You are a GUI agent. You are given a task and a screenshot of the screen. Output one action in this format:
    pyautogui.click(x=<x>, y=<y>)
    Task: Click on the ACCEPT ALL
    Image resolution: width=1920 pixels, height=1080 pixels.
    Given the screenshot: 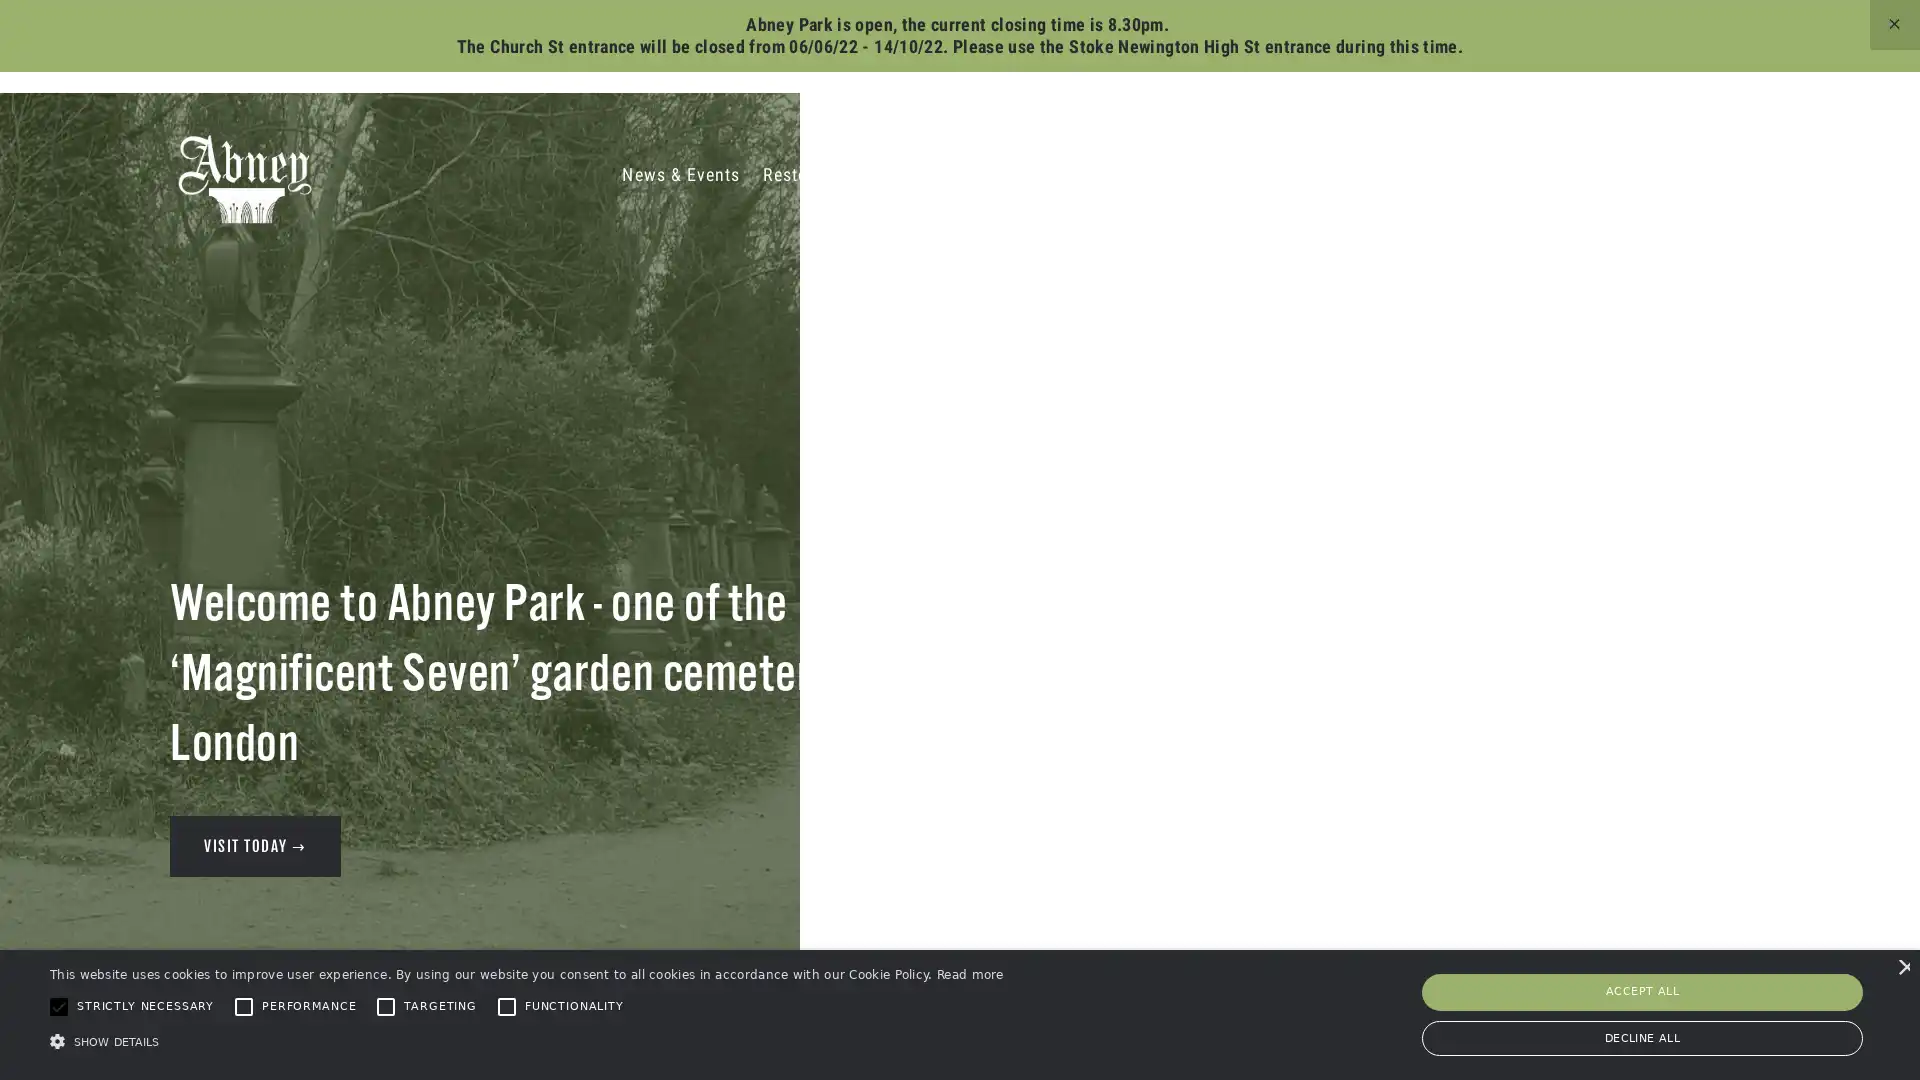 What is the action you would take?
    pyautogui.click(x=1642, y=991)
    